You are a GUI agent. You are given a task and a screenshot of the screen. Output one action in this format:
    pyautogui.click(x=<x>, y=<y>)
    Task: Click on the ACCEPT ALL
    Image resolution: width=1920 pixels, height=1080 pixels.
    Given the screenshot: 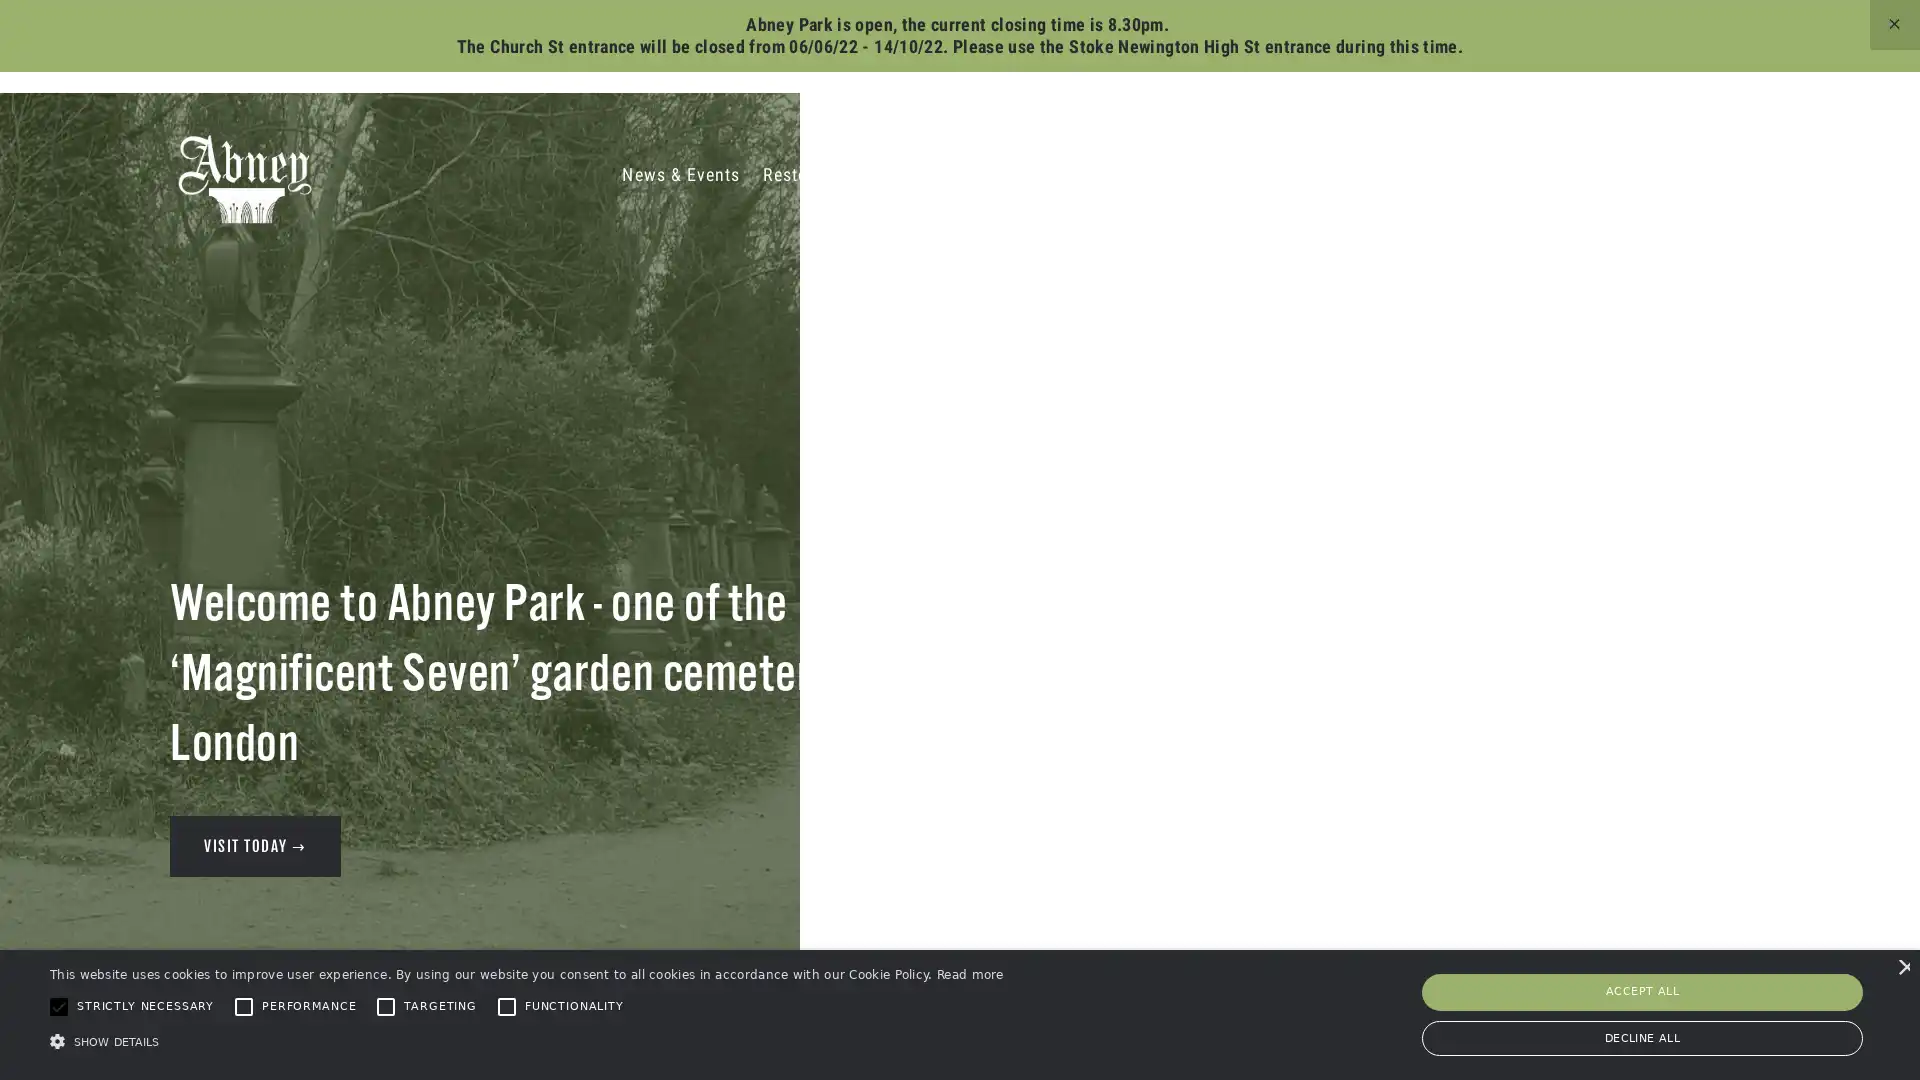 What is the action you would take?
    pyautogui.click(x=1642, y=991)
    